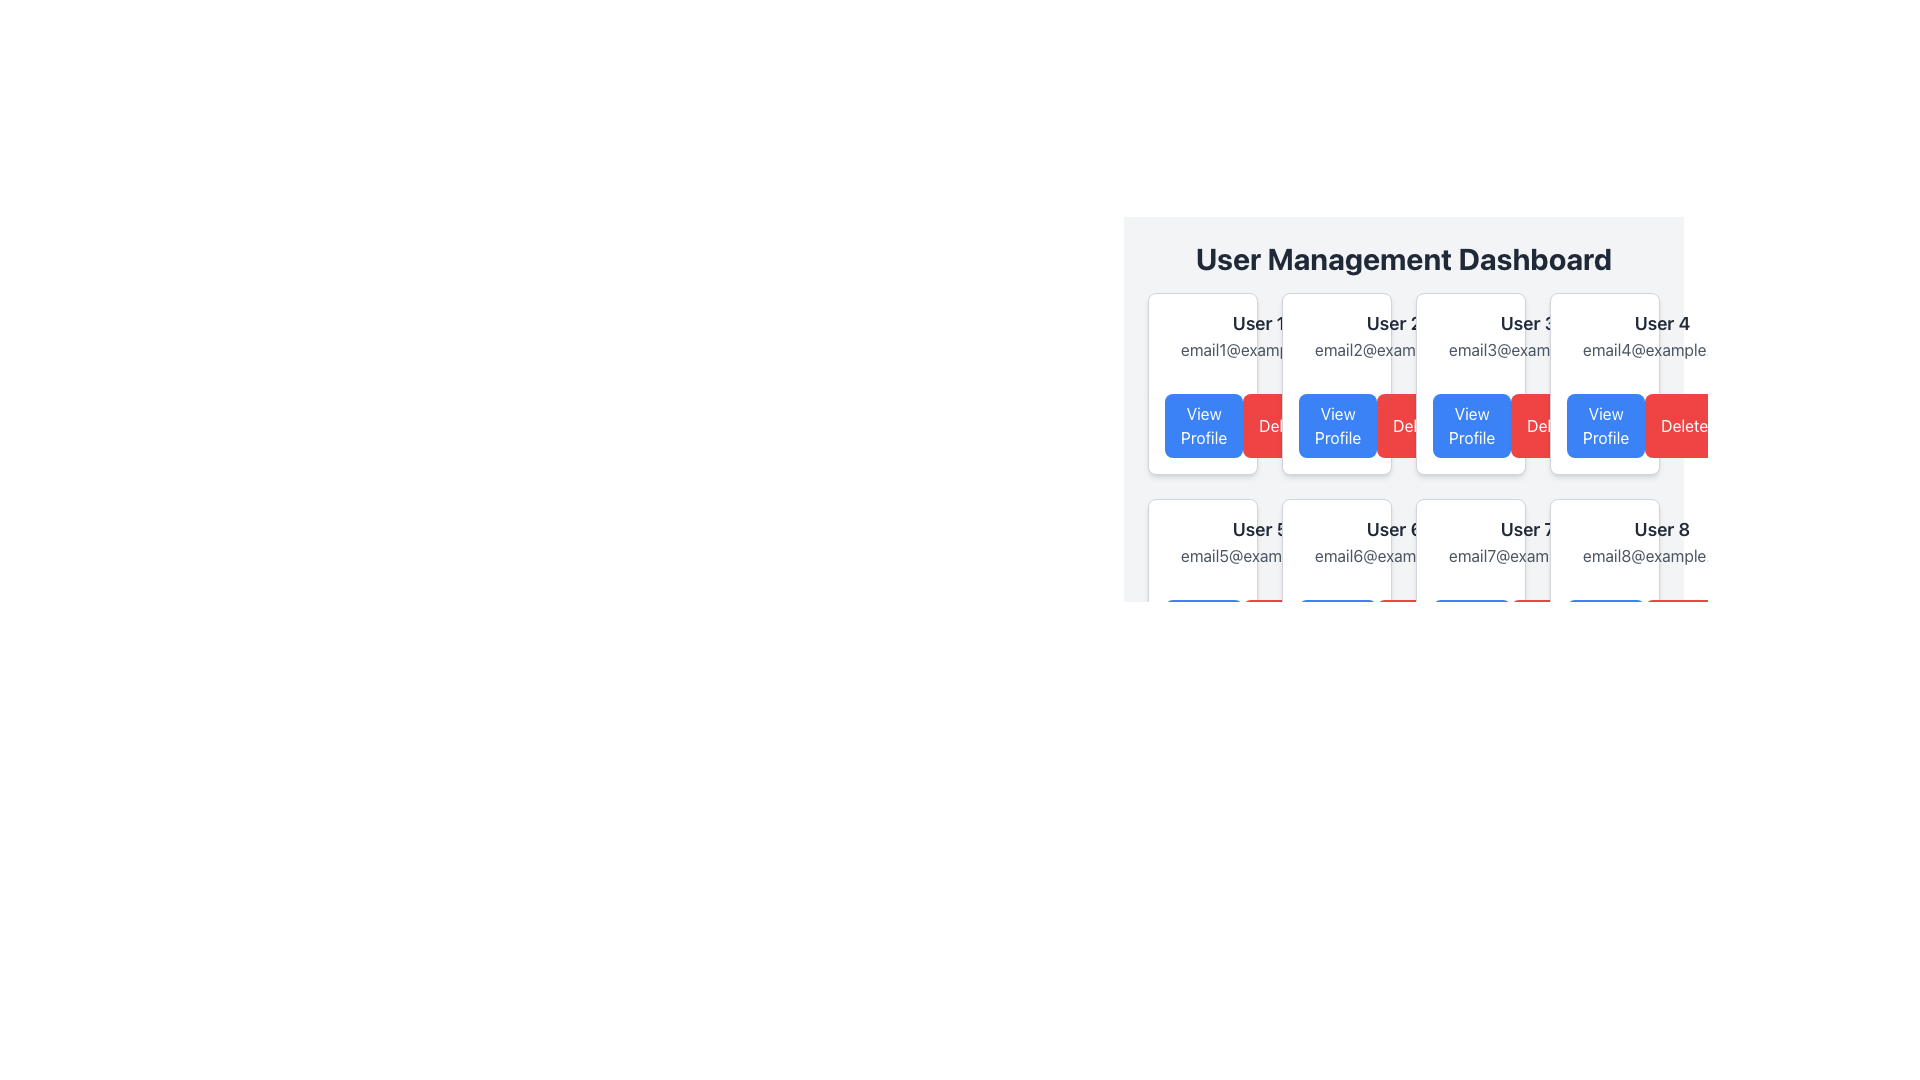 The width and height of the screenshot is (1920, 1080). Describe the element at coordinates (1202, 542) in the screenshot. I see `the Text Label displaying the user's identifier ('User 5') and email address ('email5@example.com') located in the first card of the second row in the User Management Dashboard` at that location.